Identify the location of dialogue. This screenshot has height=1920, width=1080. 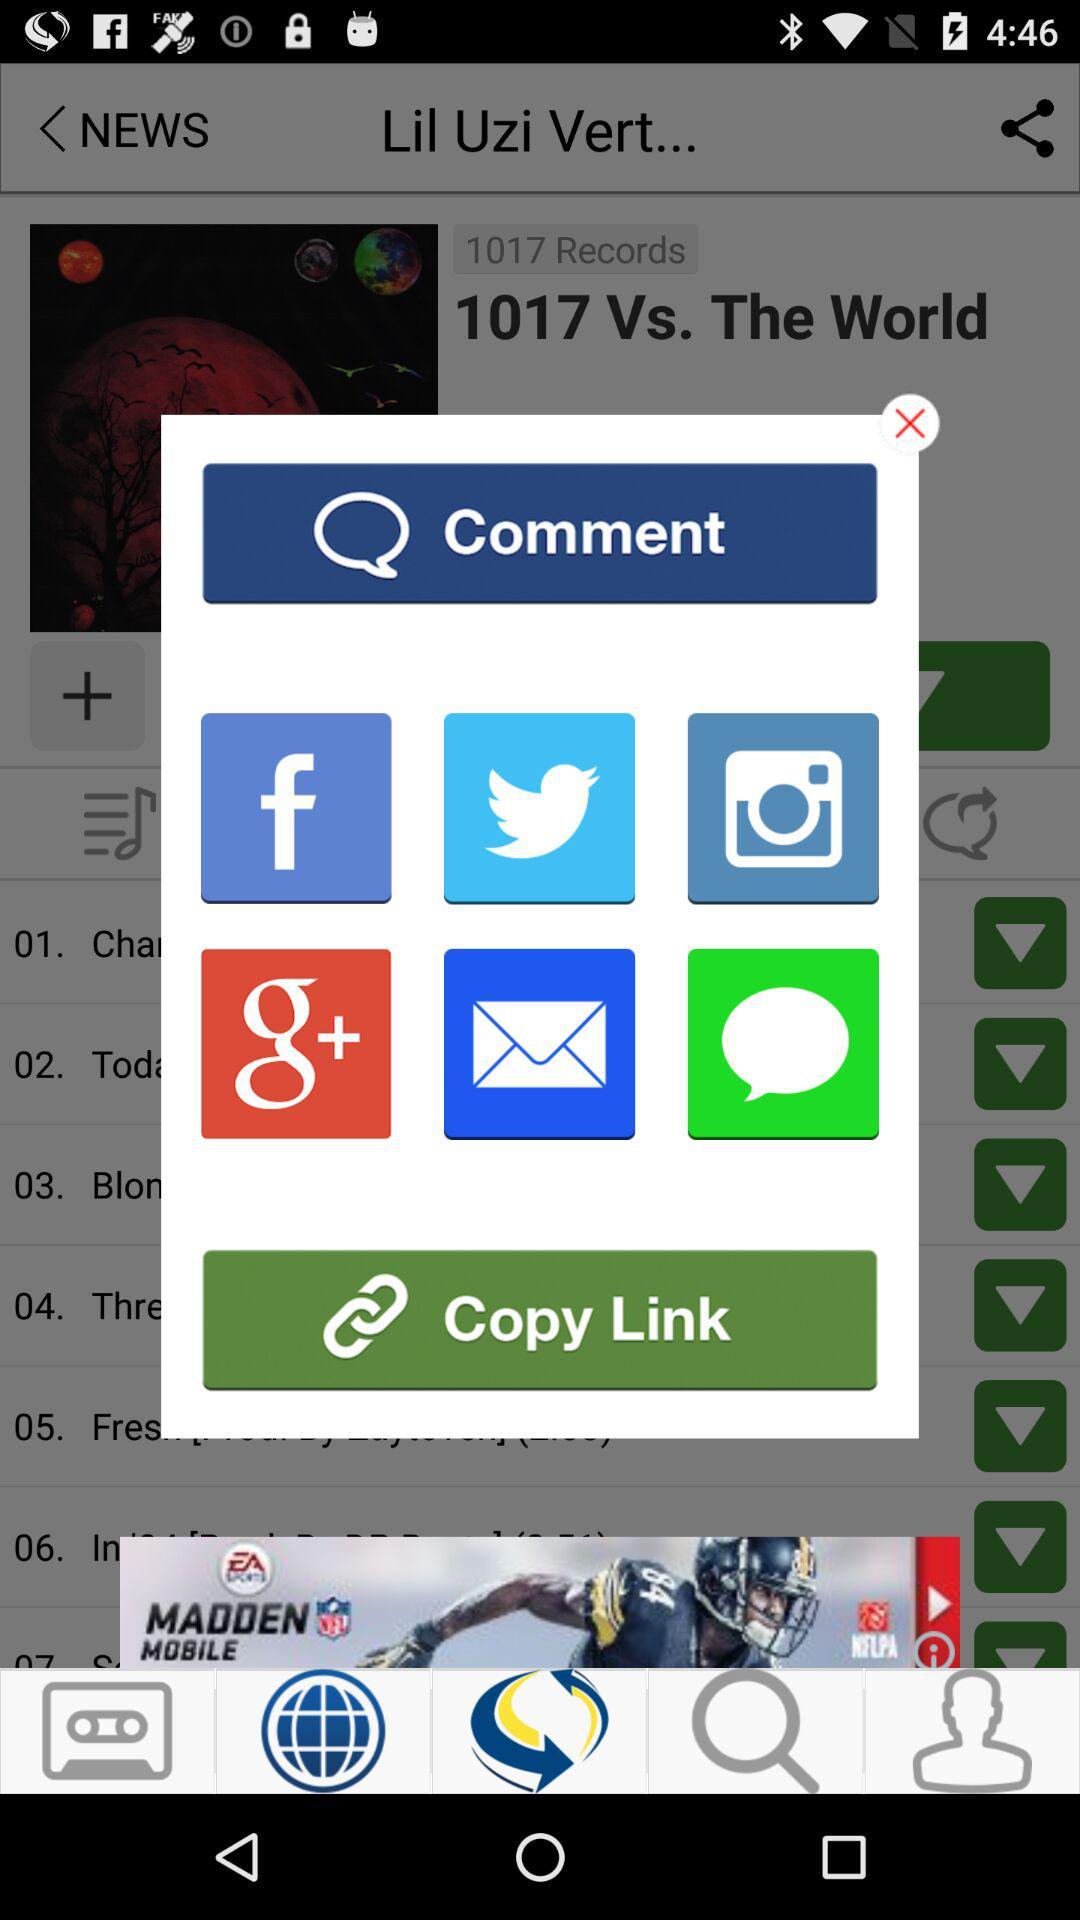
(910, 422).